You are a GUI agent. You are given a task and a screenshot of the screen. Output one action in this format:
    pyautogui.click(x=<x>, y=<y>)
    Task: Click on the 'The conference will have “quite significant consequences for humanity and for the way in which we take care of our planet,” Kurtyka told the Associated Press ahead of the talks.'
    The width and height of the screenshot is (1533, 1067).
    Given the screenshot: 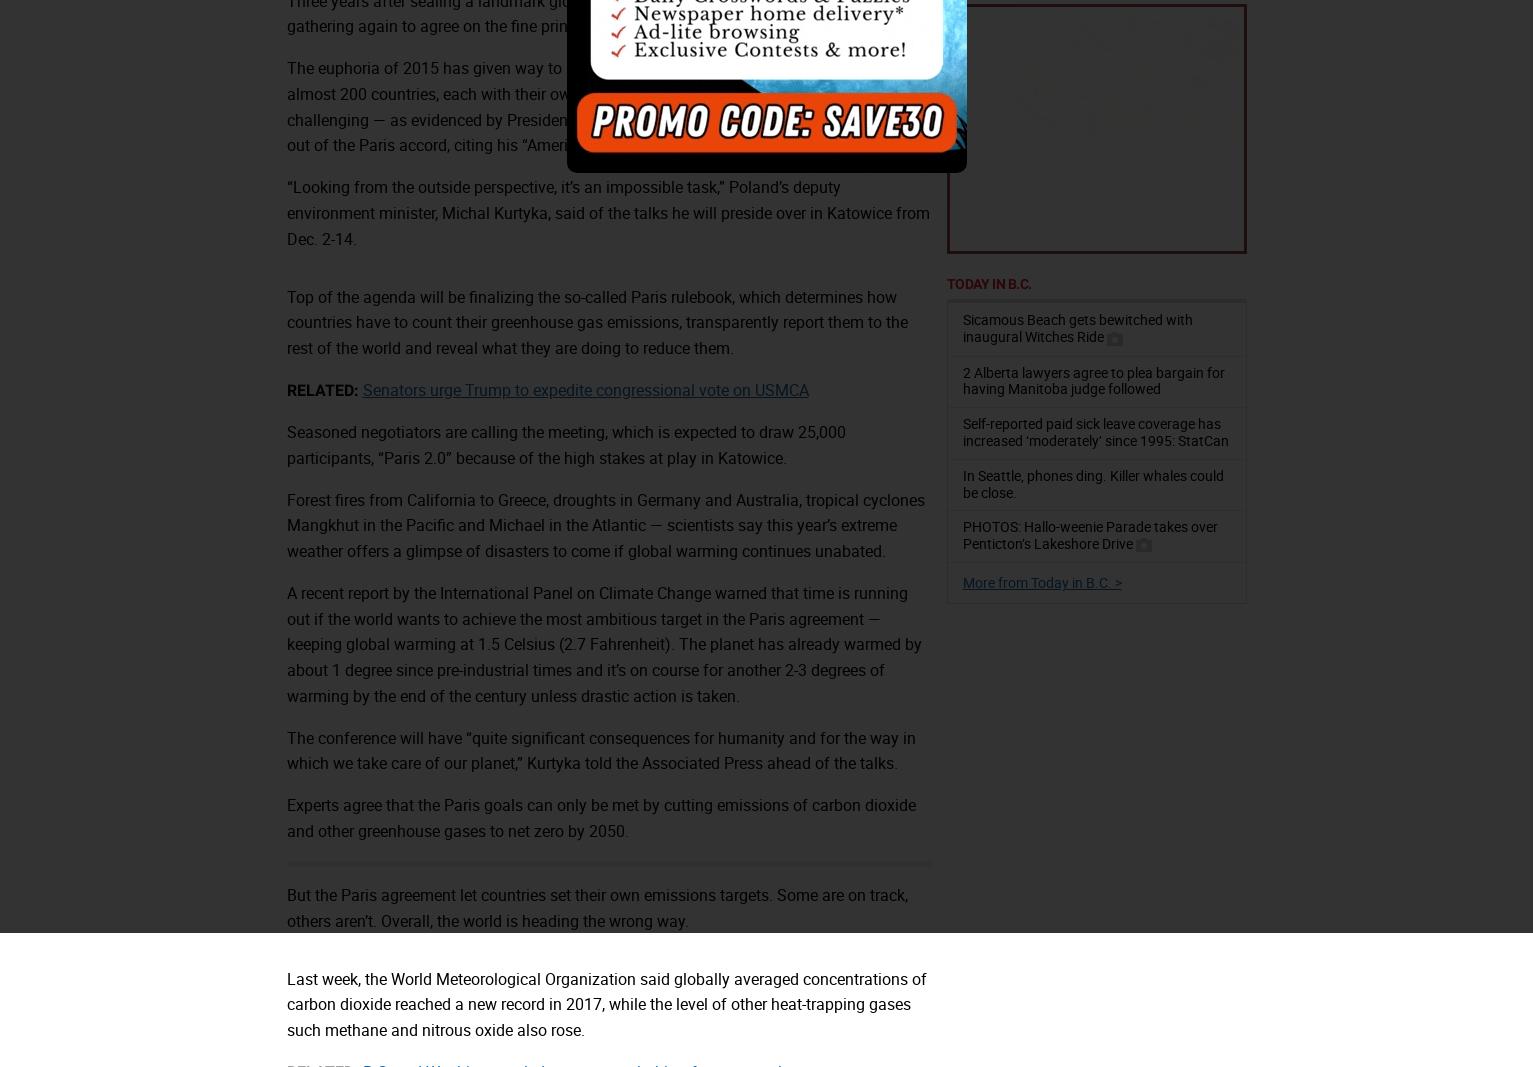 What is the action you would take?
    pyautogui.click(x=599, y=748)
    